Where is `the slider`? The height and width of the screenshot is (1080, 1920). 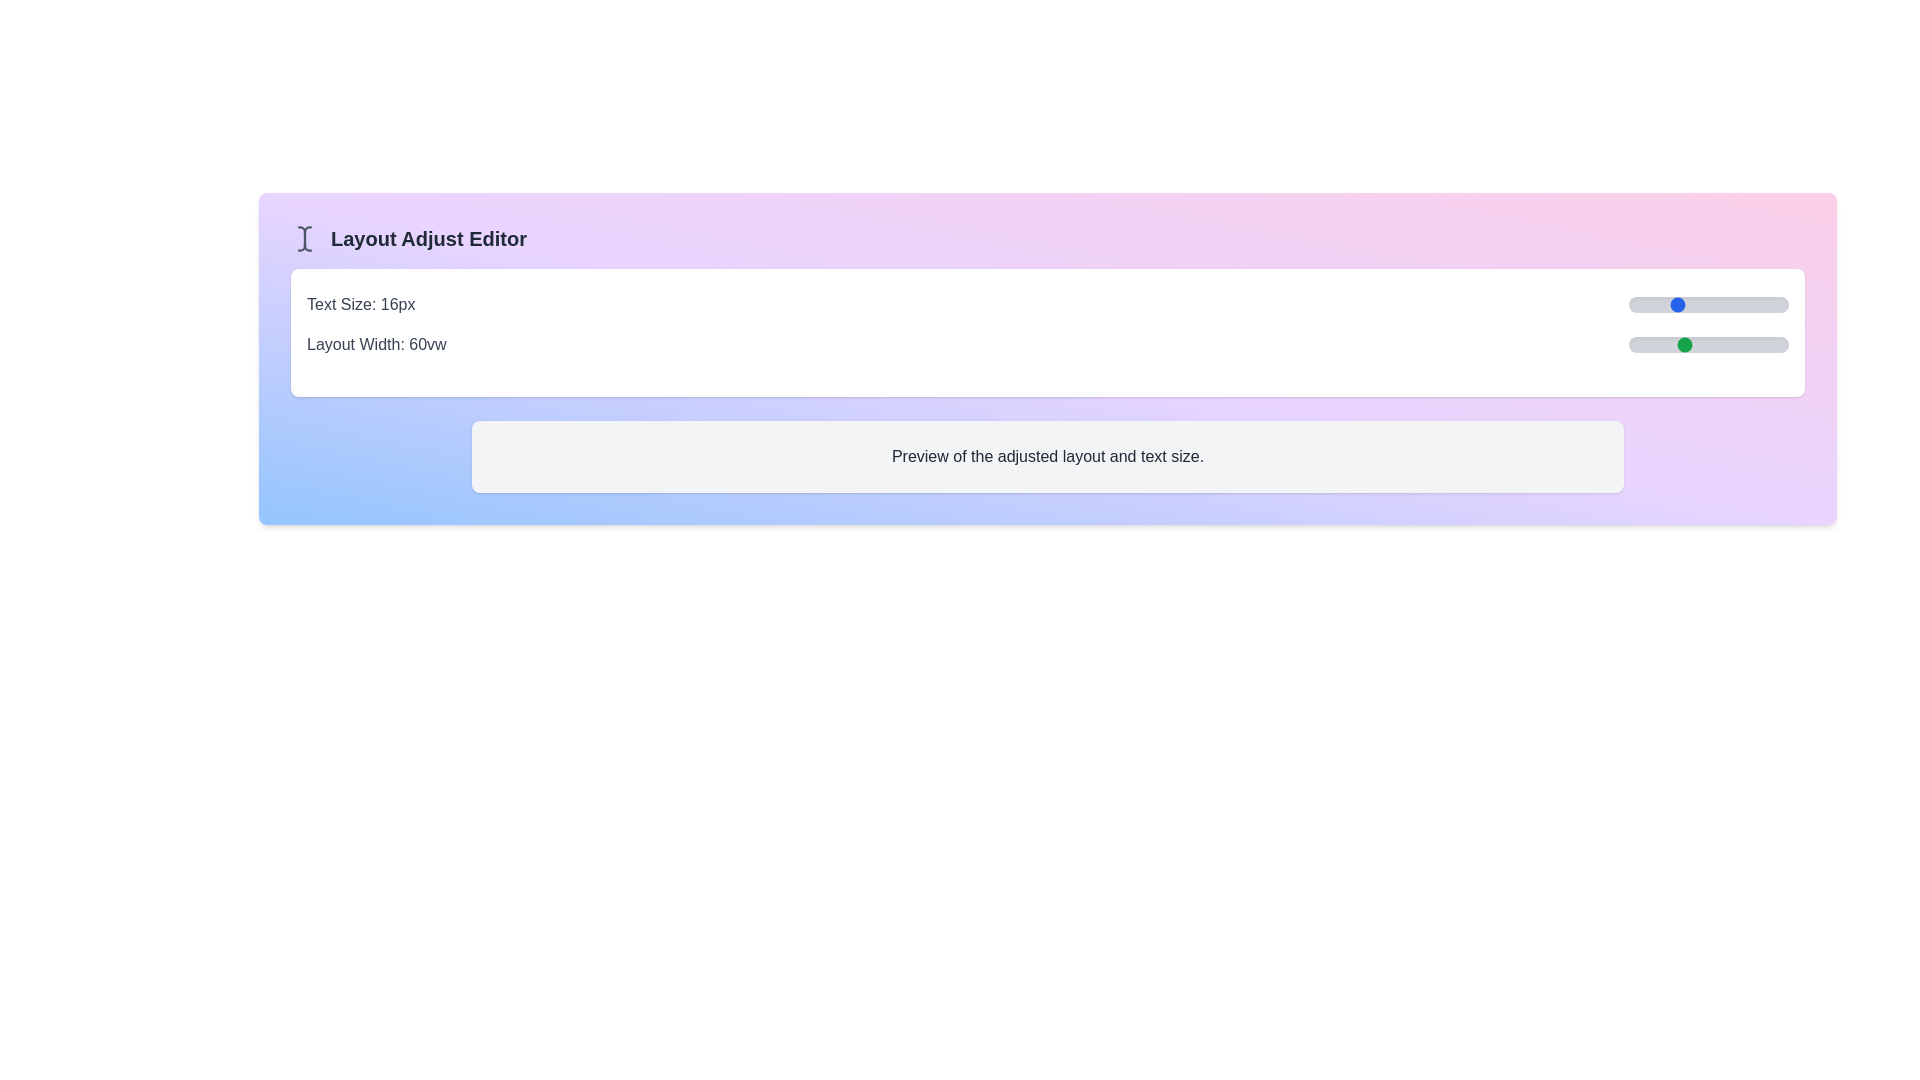
the slider is located at coordinates (1694, 343).